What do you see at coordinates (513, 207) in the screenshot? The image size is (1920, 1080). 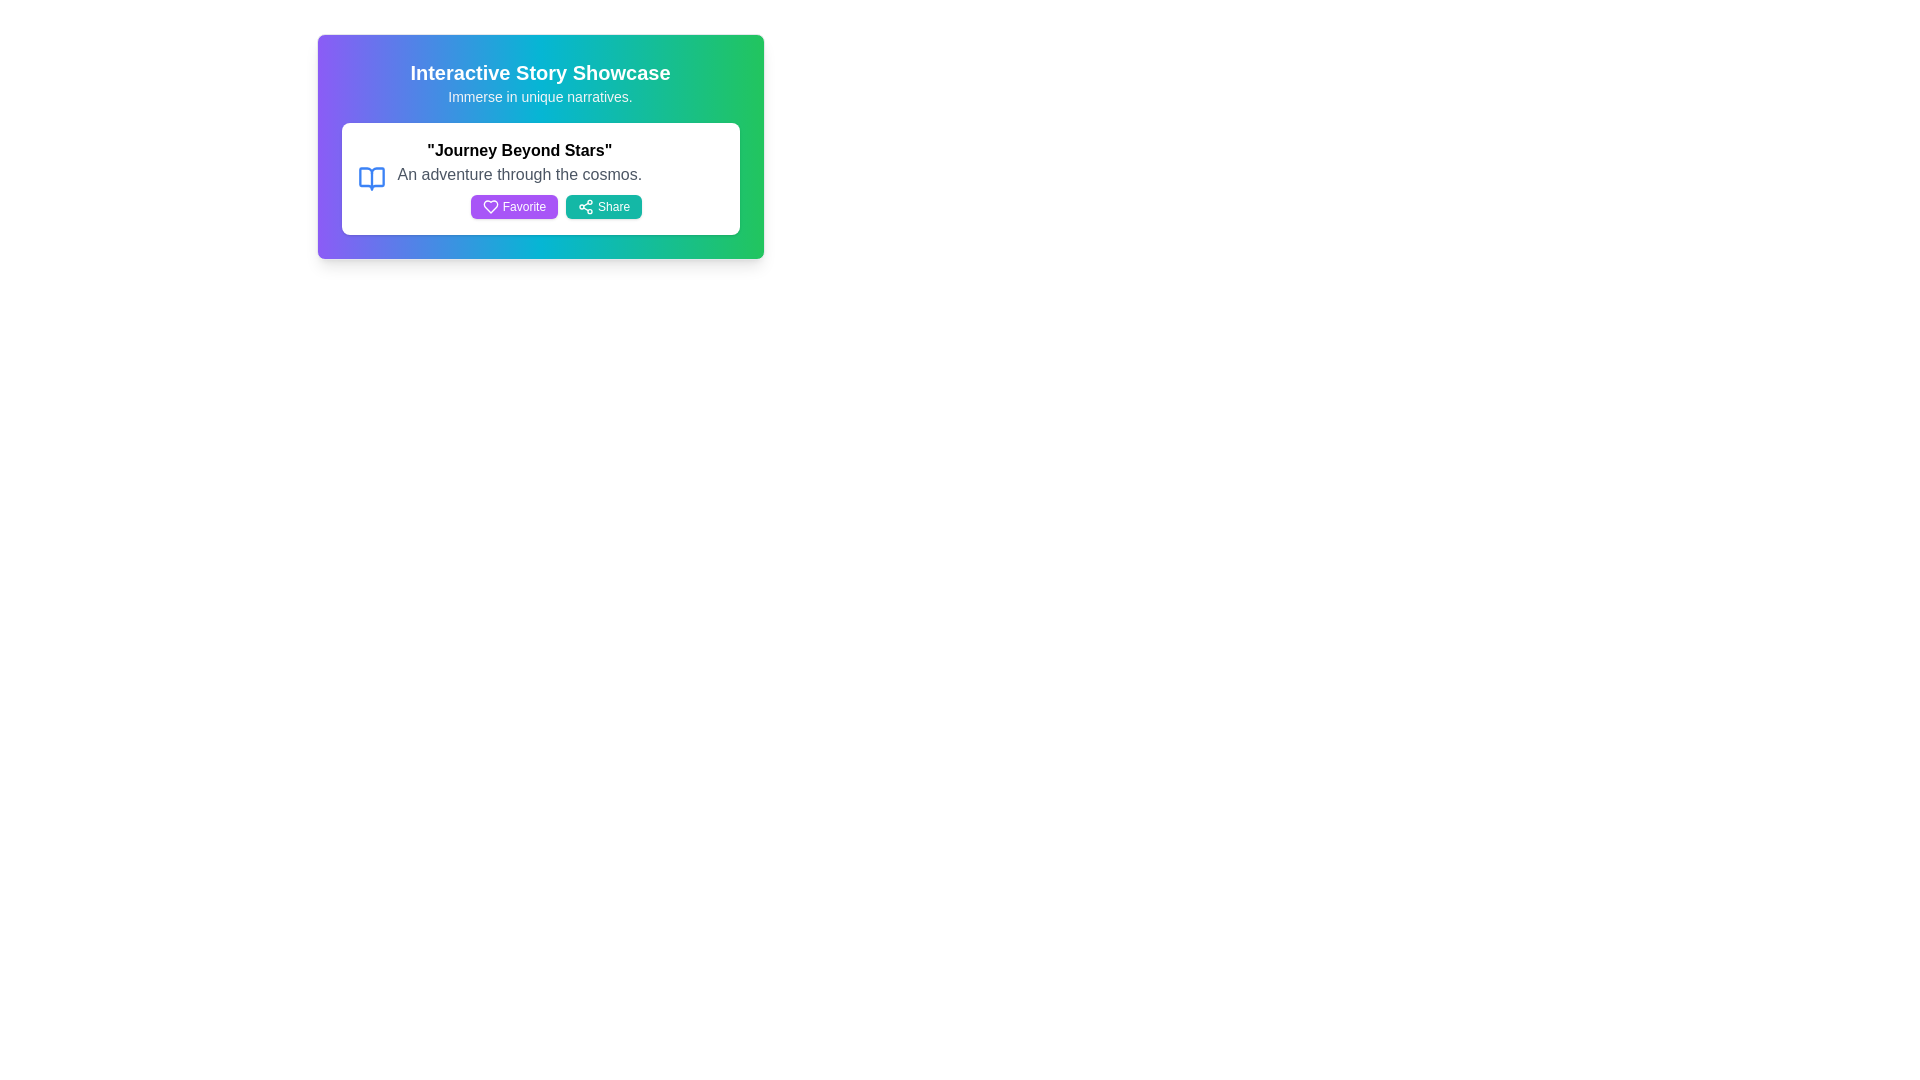 I see `the favorite button located in the bottom-right section of the card, to the left of the 'Share' button, to mark the item as favorite` at bounding box center [513, 207].